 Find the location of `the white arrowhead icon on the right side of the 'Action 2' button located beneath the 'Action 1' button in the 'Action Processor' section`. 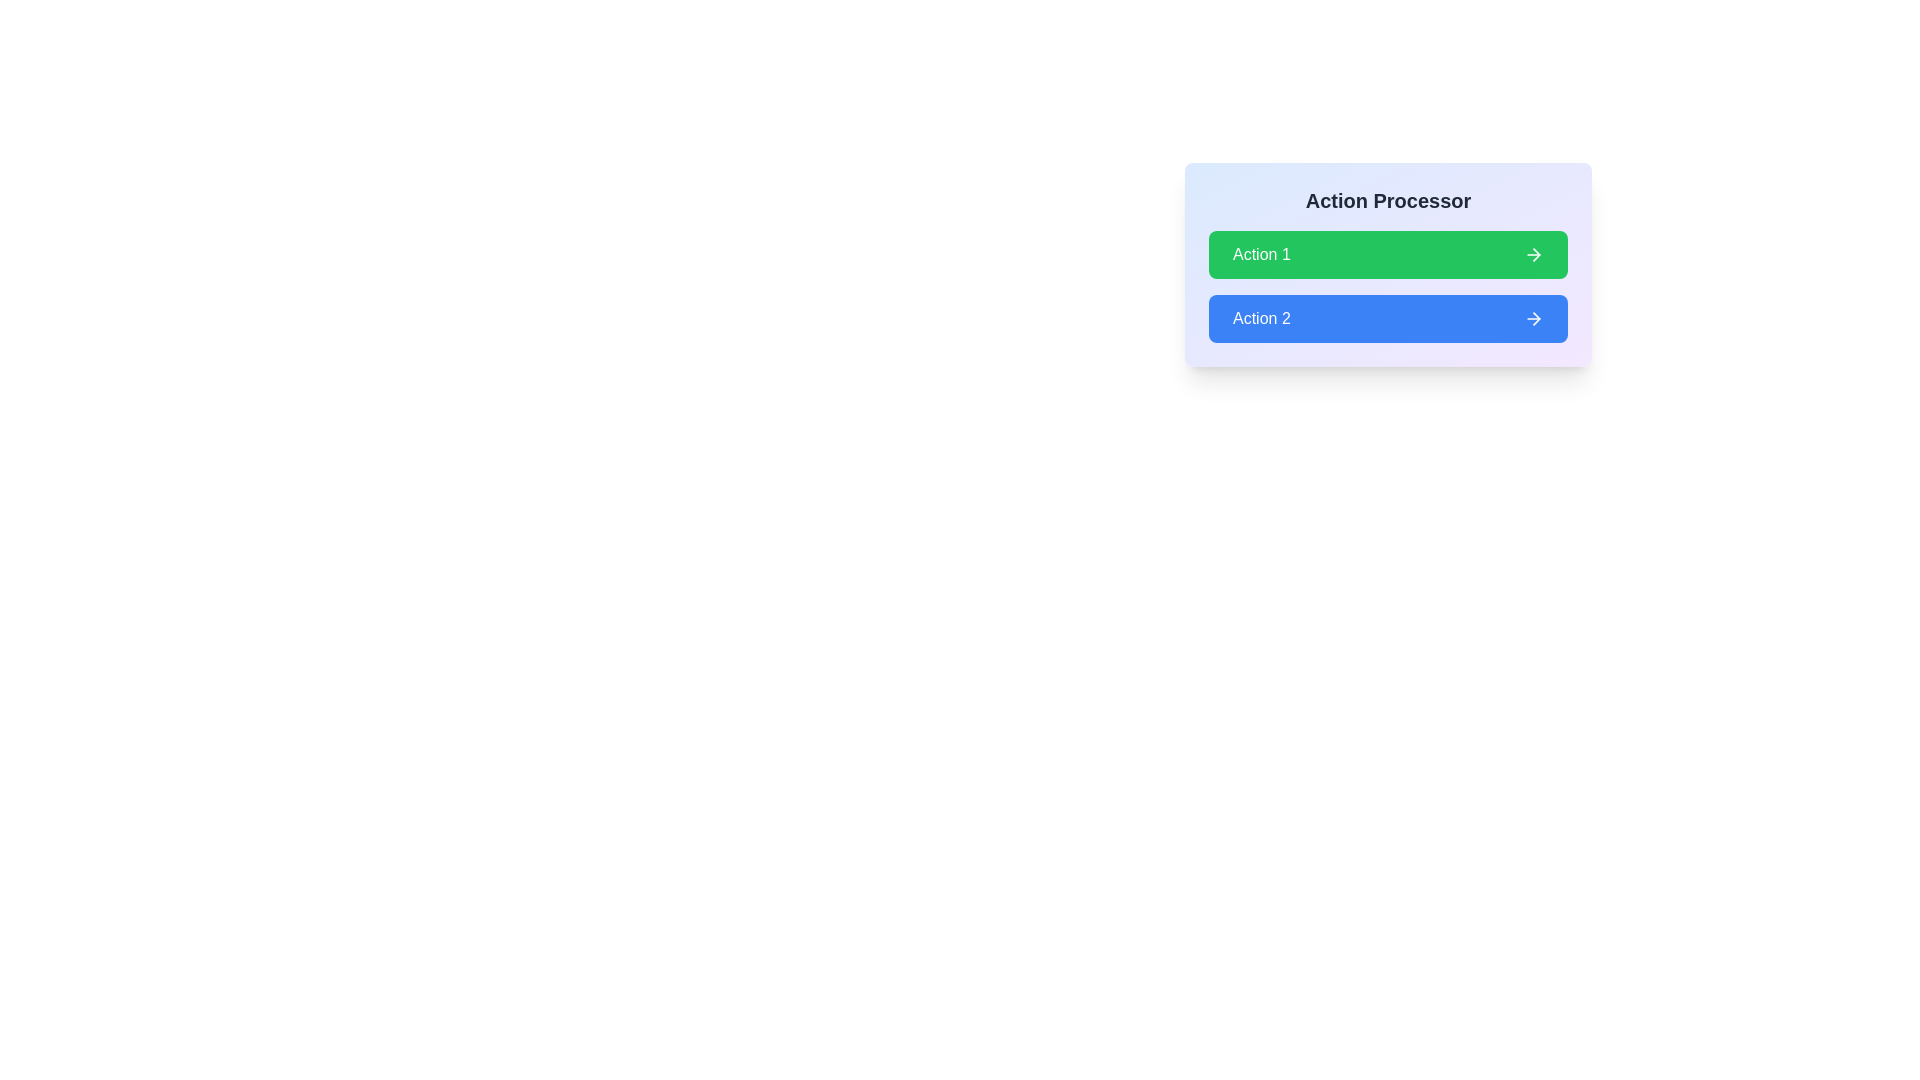

the white arrowhead icon on the right side of the 'Action 2' button located beneath the 'Action 1' button in the 'Action Processor' section is located at coordinates (1533, 318).